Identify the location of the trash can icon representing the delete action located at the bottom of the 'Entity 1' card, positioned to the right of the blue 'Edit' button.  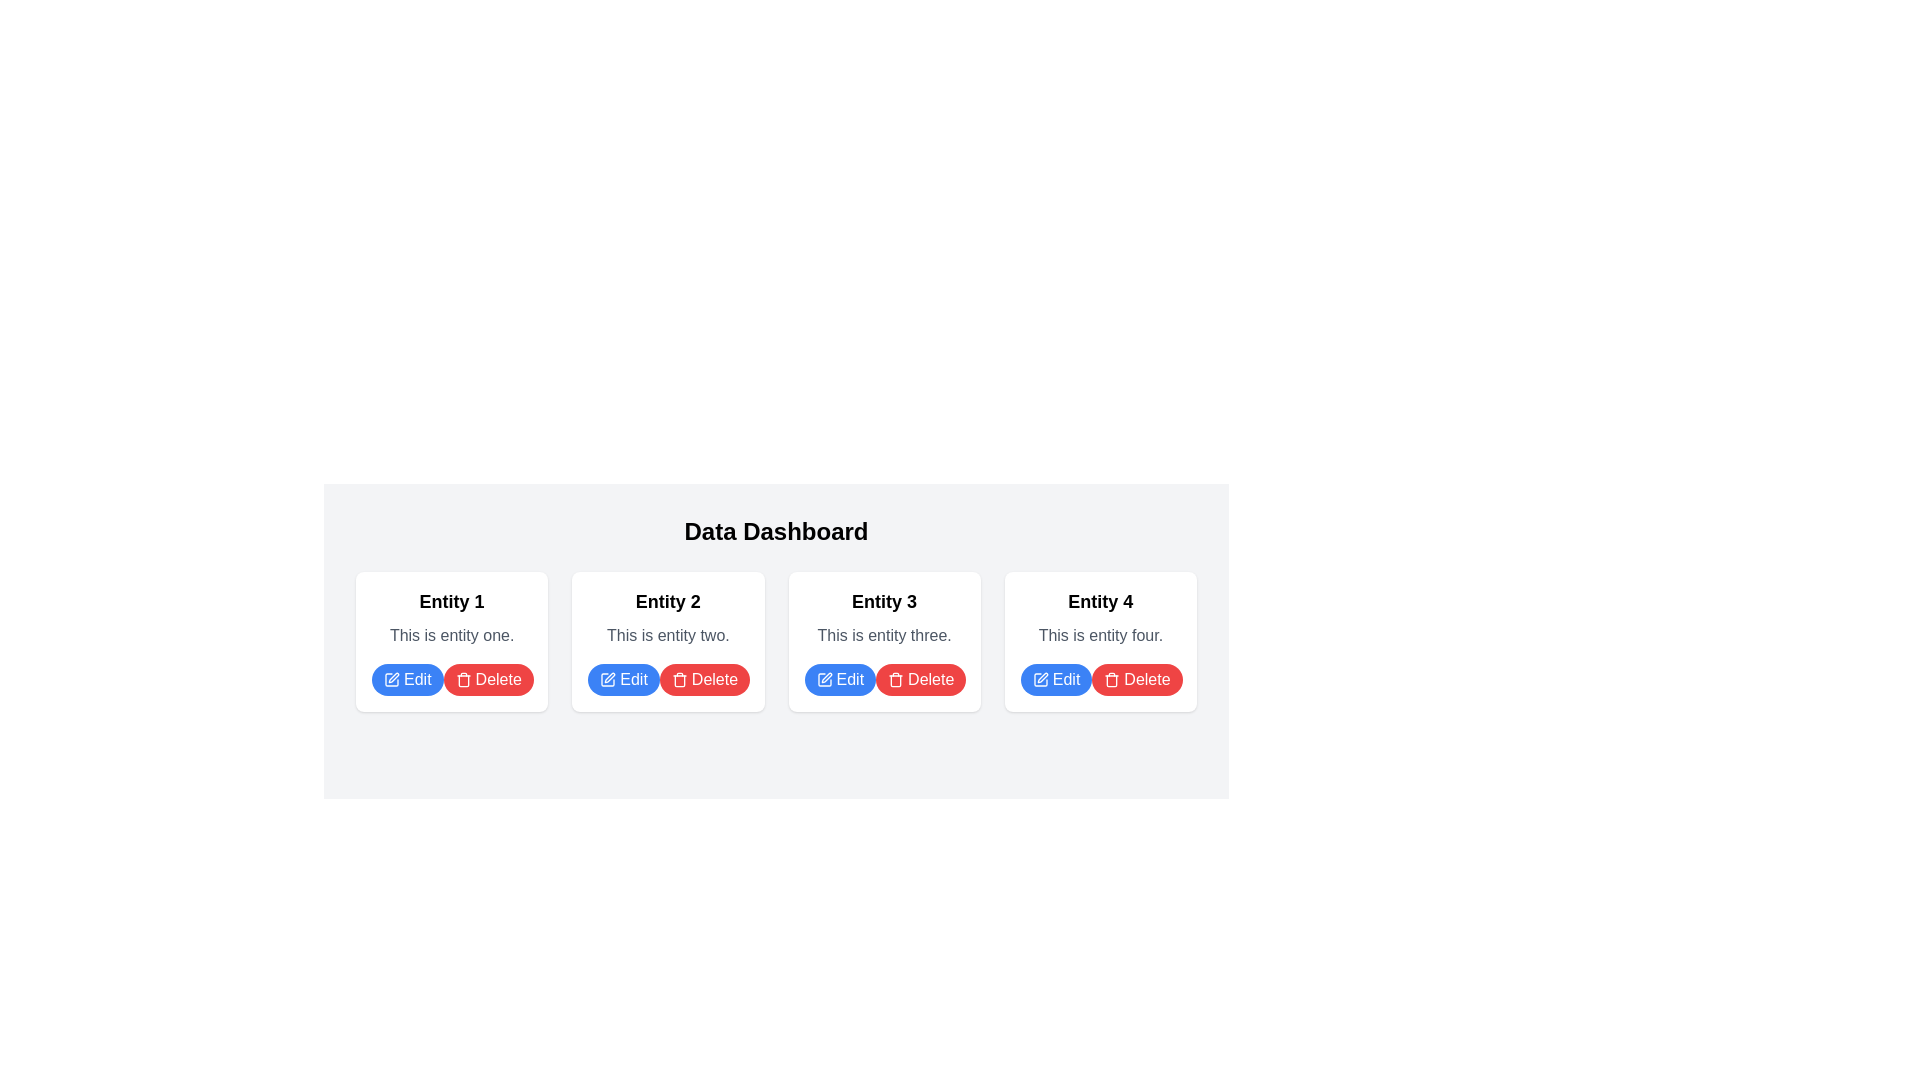
(462, 678).